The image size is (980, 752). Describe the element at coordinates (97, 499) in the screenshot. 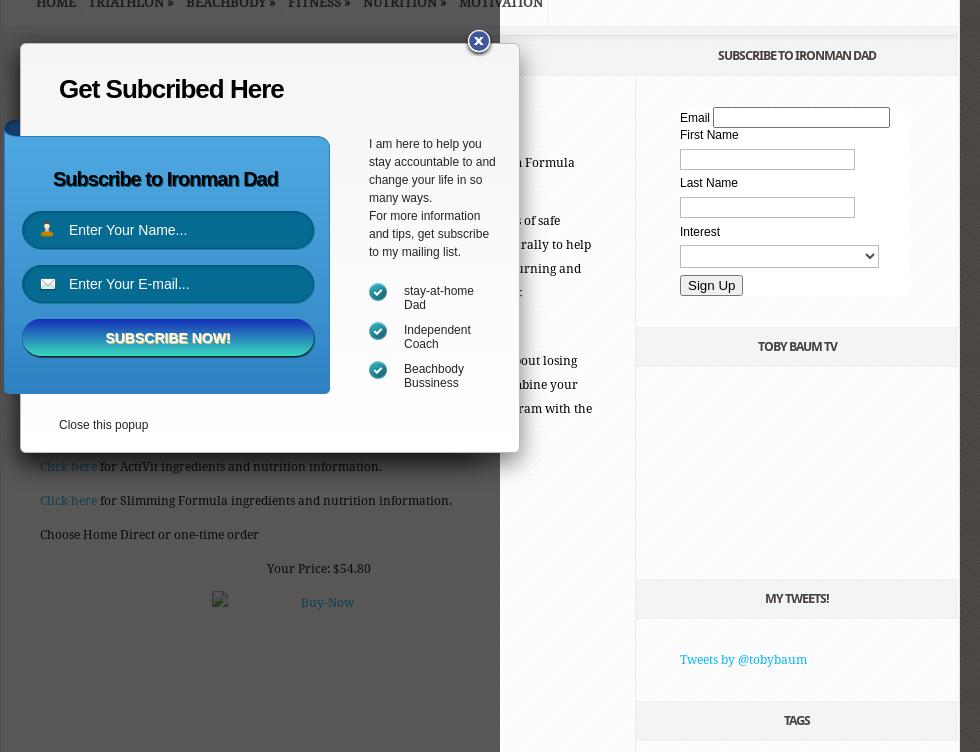

I see `'for Slimming Formula ingredients and nutrition information.'` at that location.